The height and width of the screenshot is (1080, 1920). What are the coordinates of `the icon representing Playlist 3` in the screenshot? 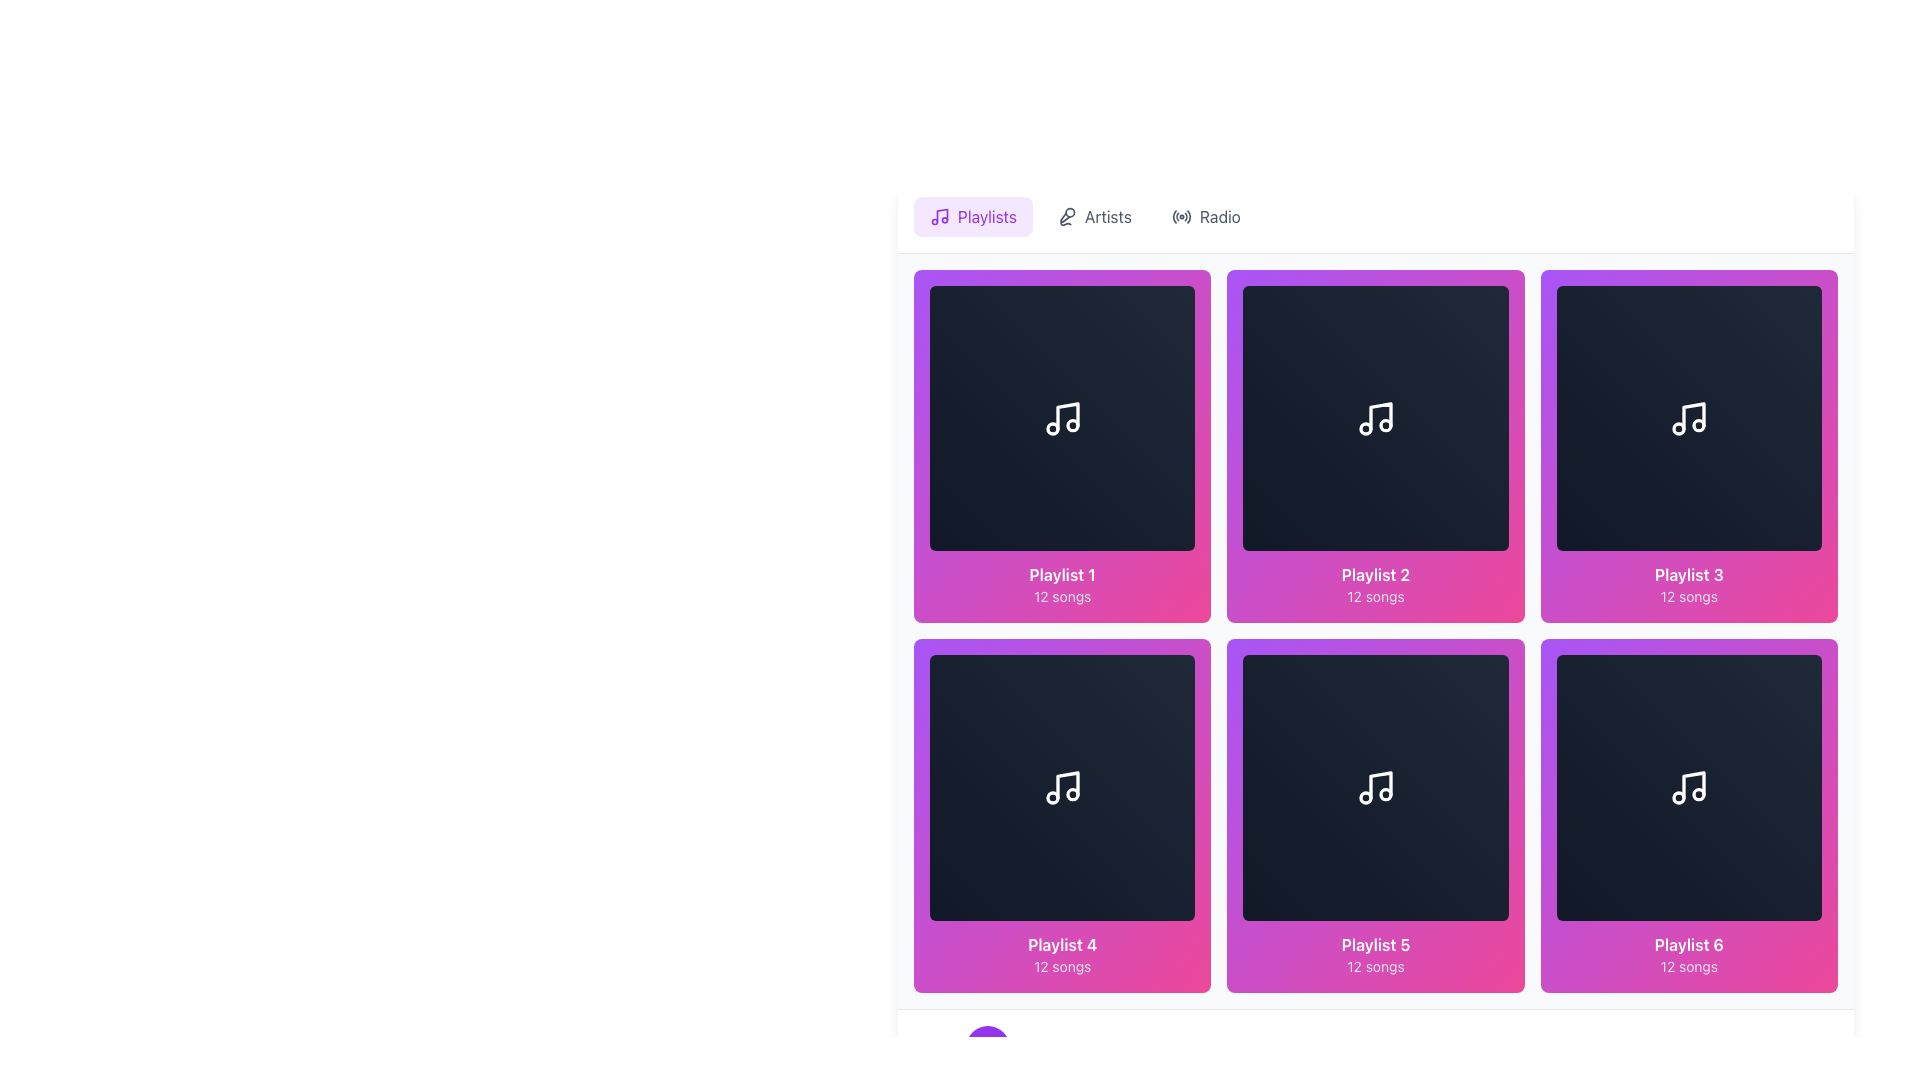 It's located at (1688, 417).